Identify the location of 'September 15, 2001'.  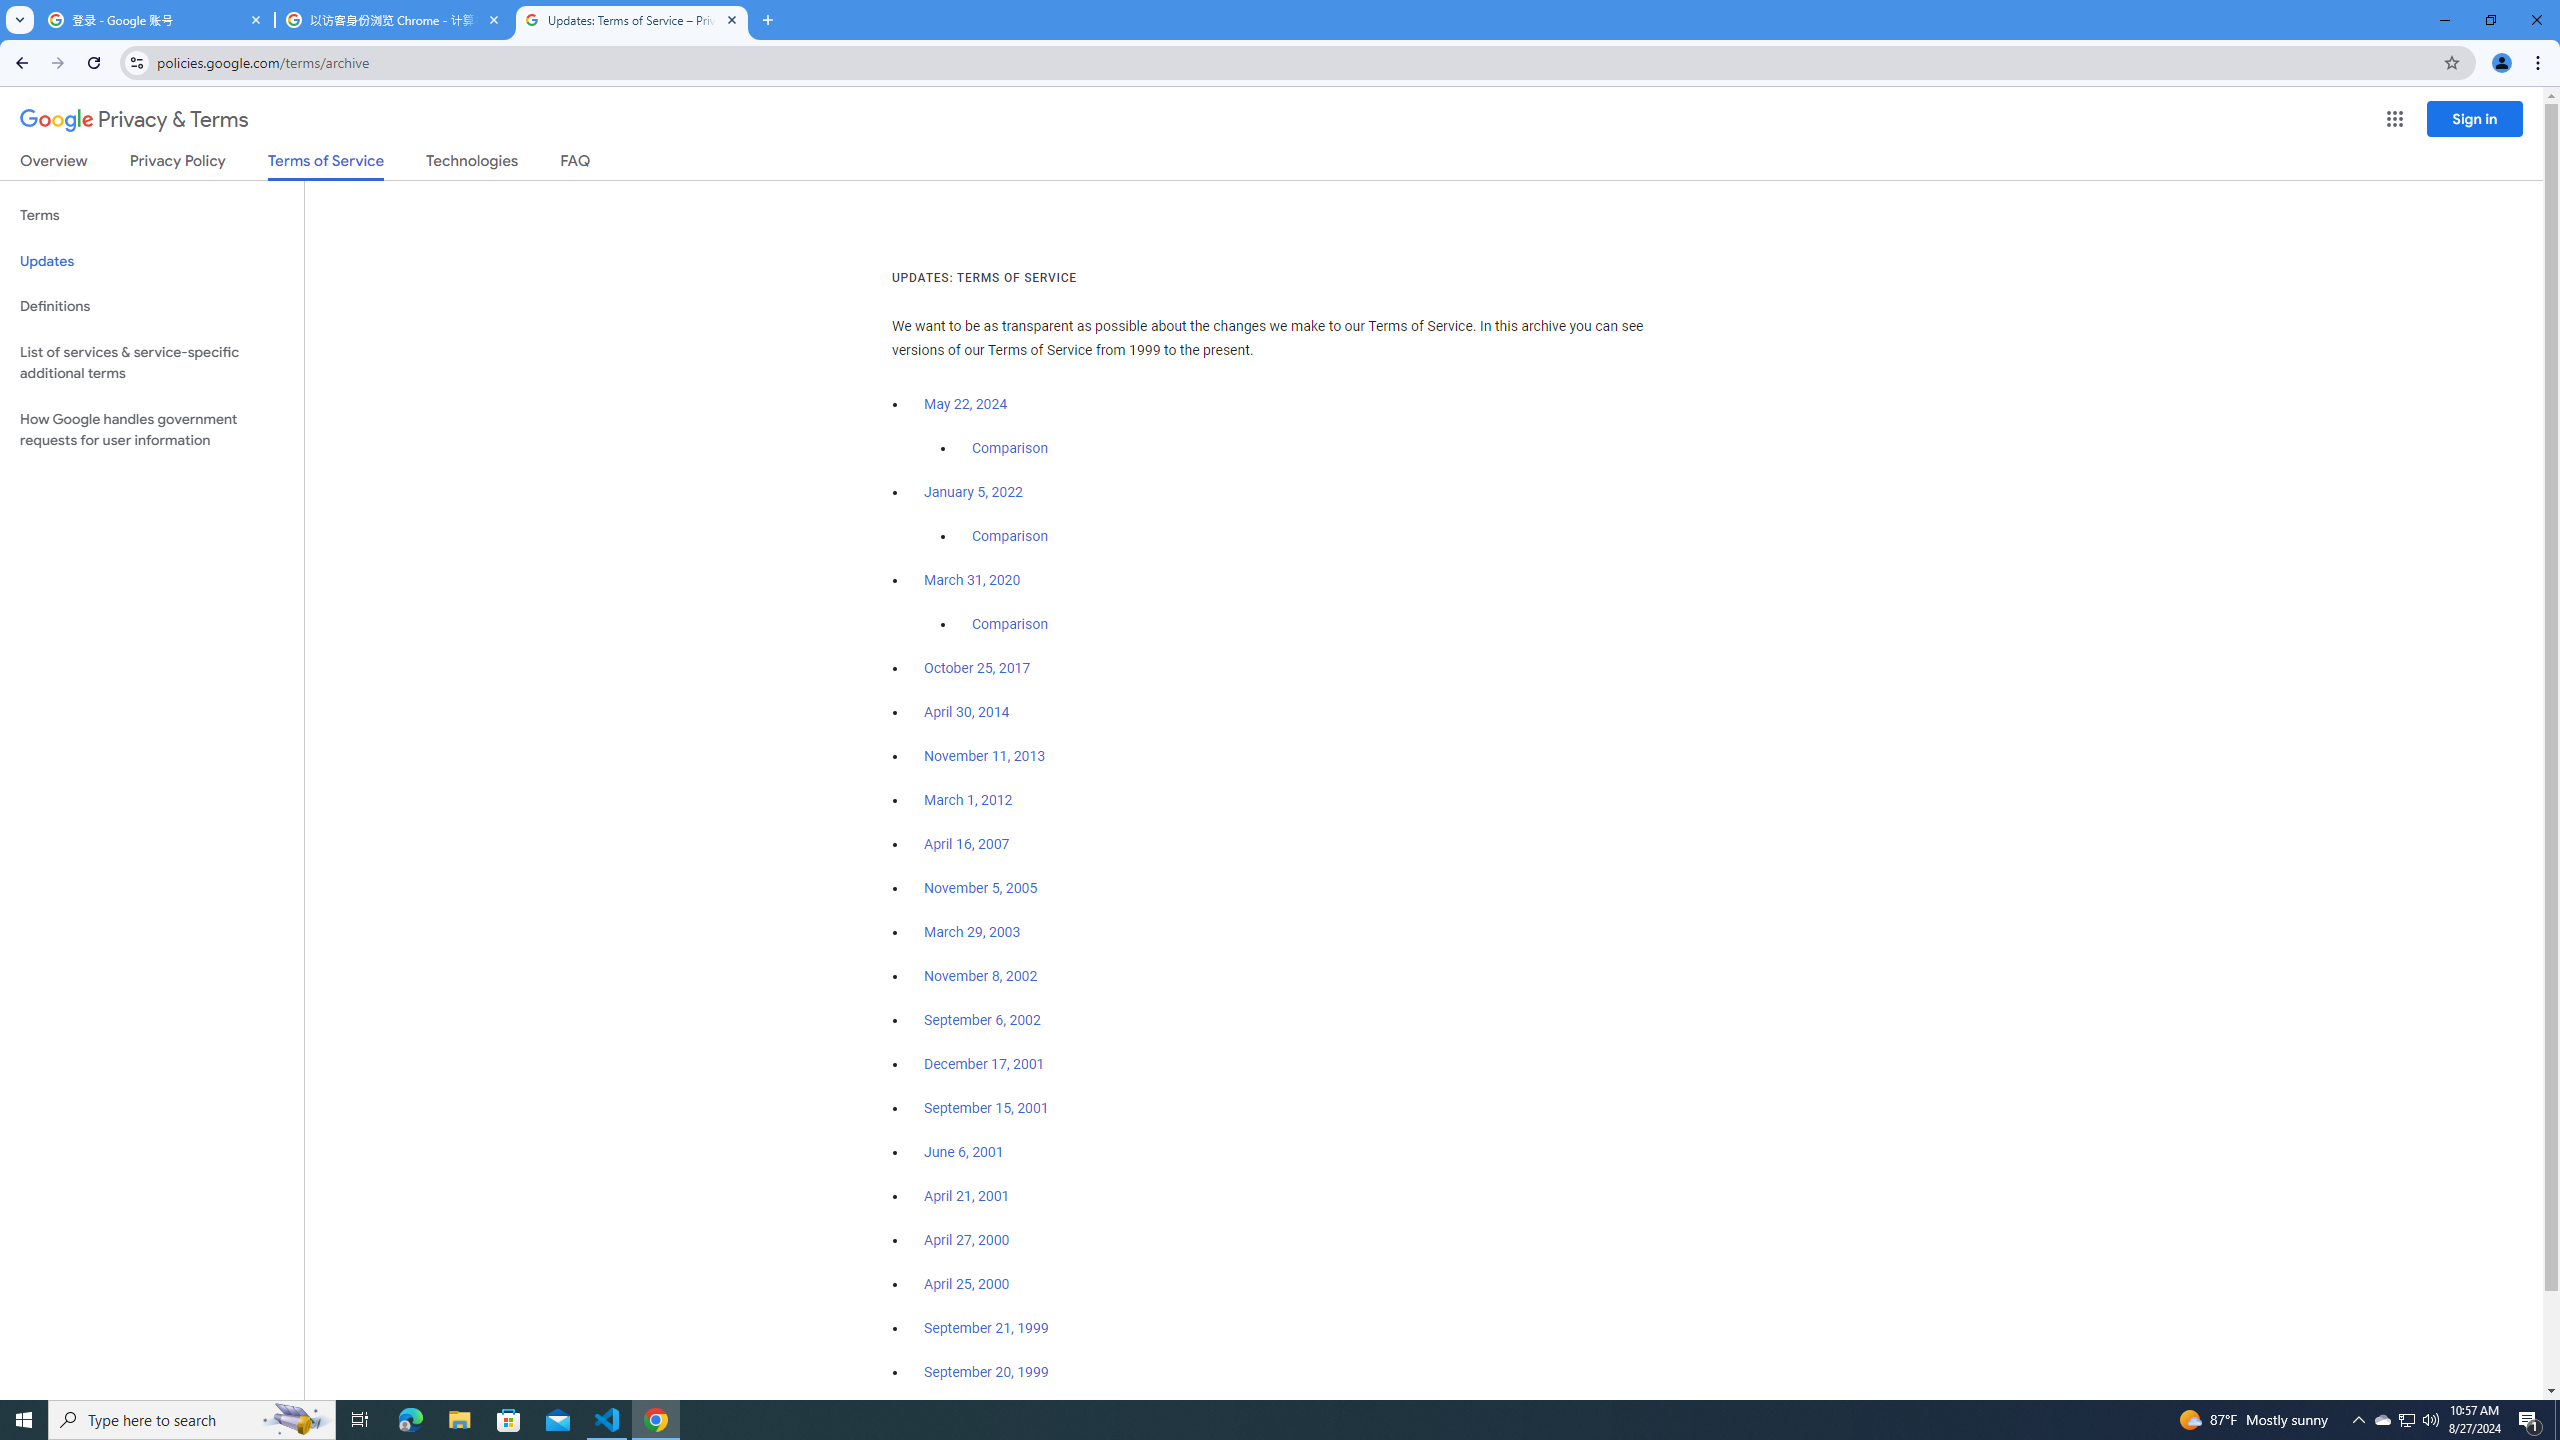
(986, 1107).